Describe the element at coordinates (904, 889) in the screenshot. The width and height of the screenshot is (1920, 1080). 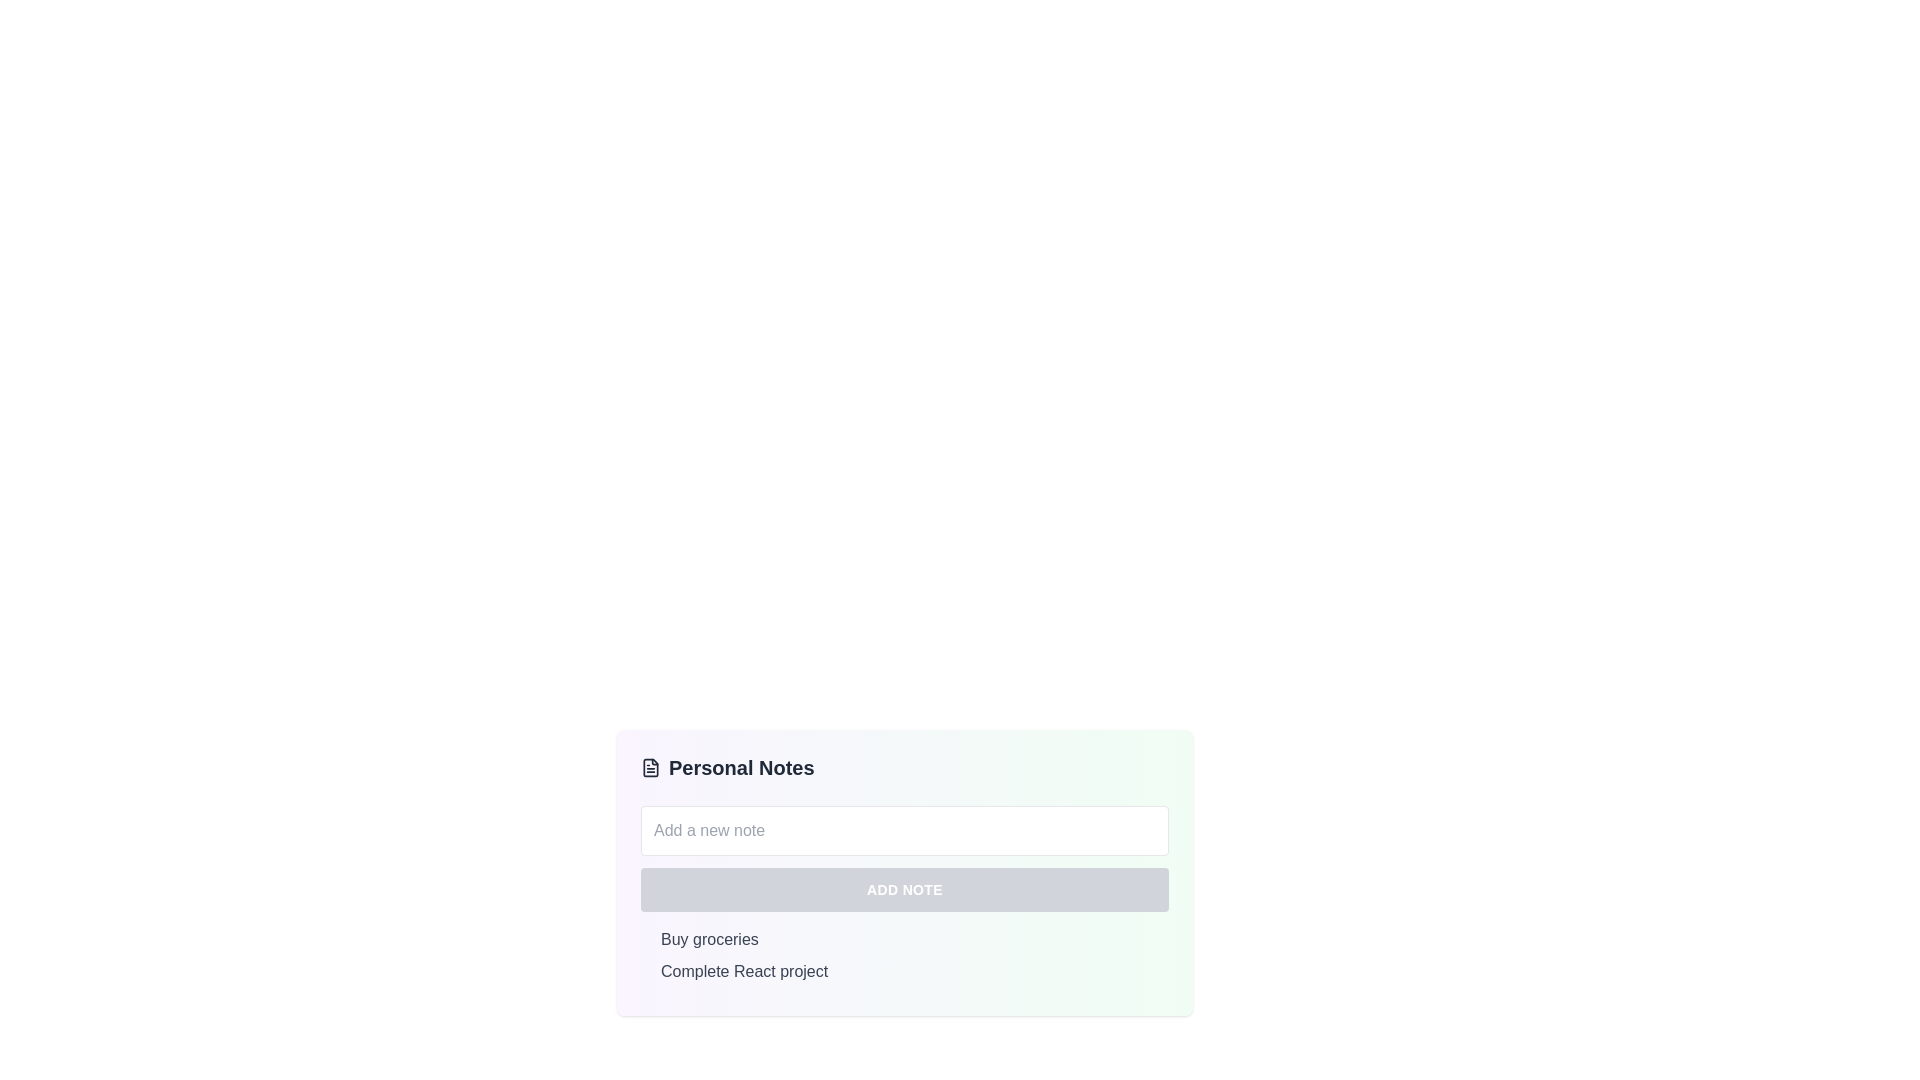
I see `the 'ADD NOTE' button, which is a rectangular button with a light gray background and bold uppercase white text, to observe any tooltip or style change` at that location.